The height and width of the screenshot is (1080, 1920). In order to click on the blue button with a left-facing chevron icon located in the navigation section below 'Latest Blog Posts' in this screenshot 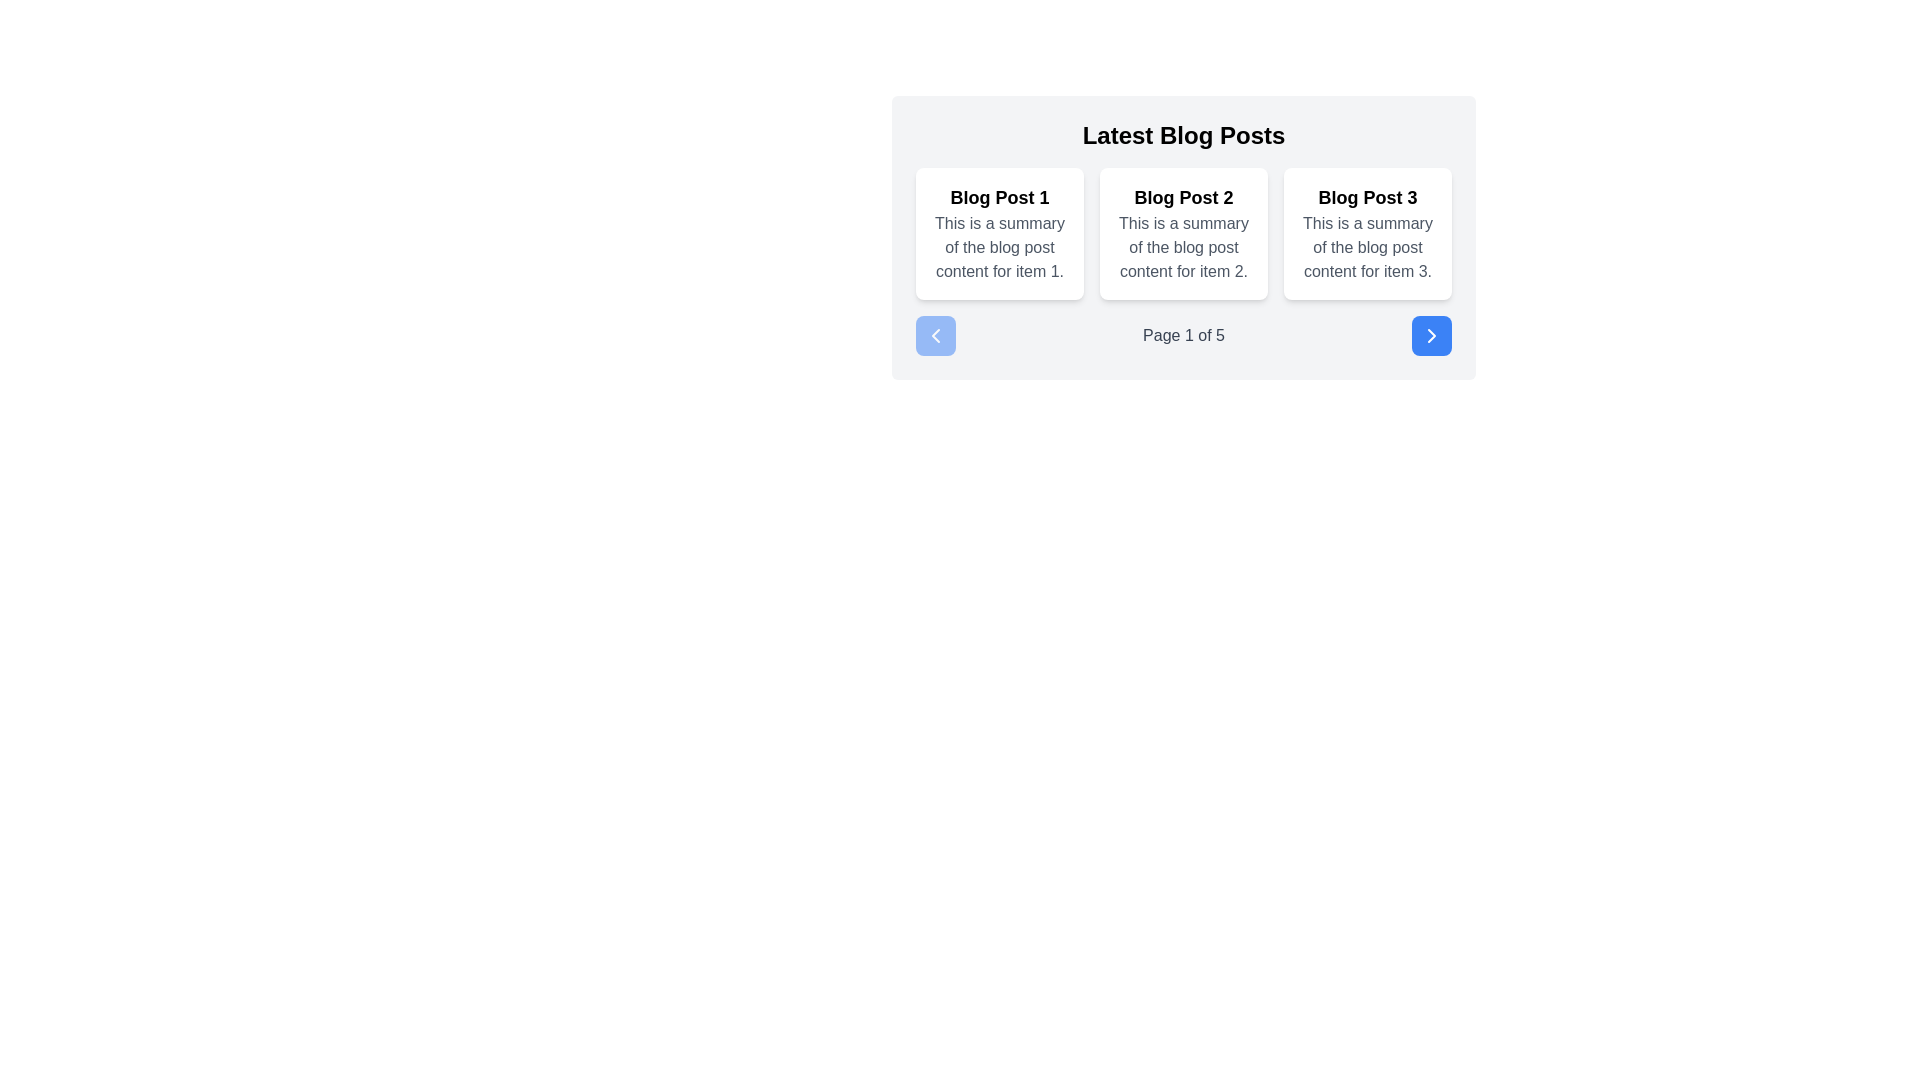, I will do `click(935, 334)`.